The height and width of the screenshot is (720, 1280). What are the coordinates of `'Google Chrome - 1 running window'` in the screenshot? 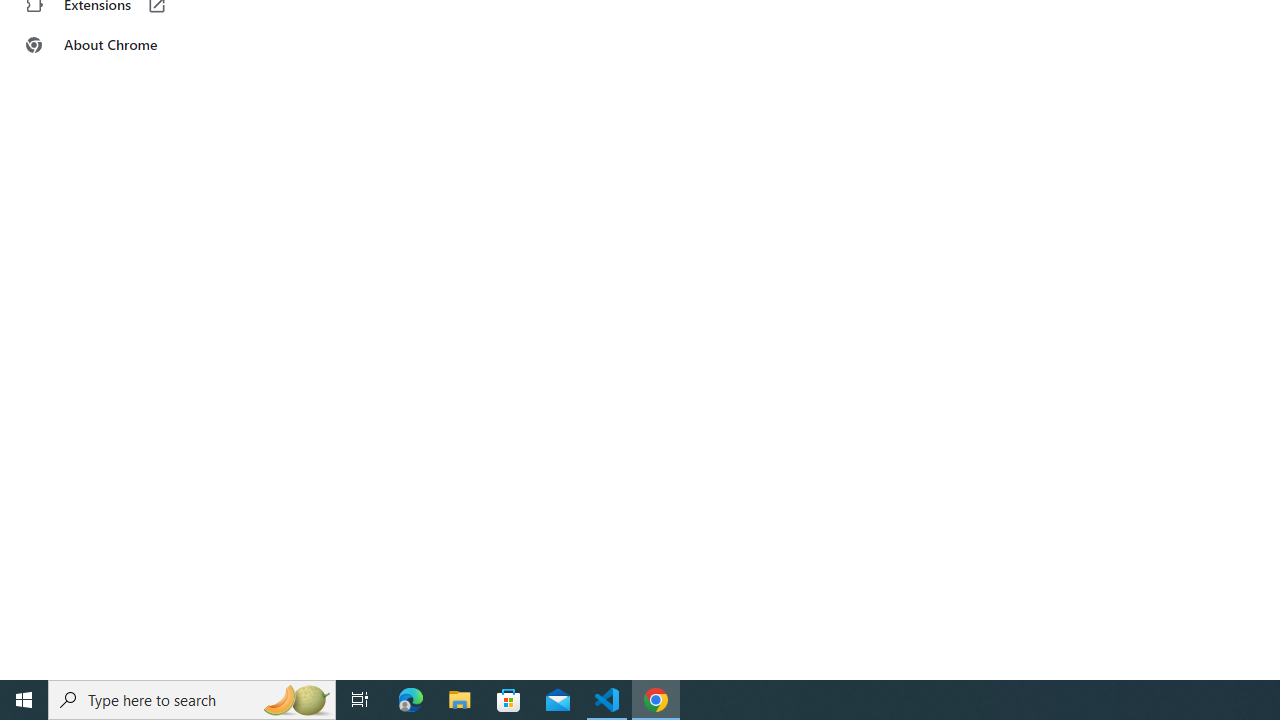 It's located at (656, 698).